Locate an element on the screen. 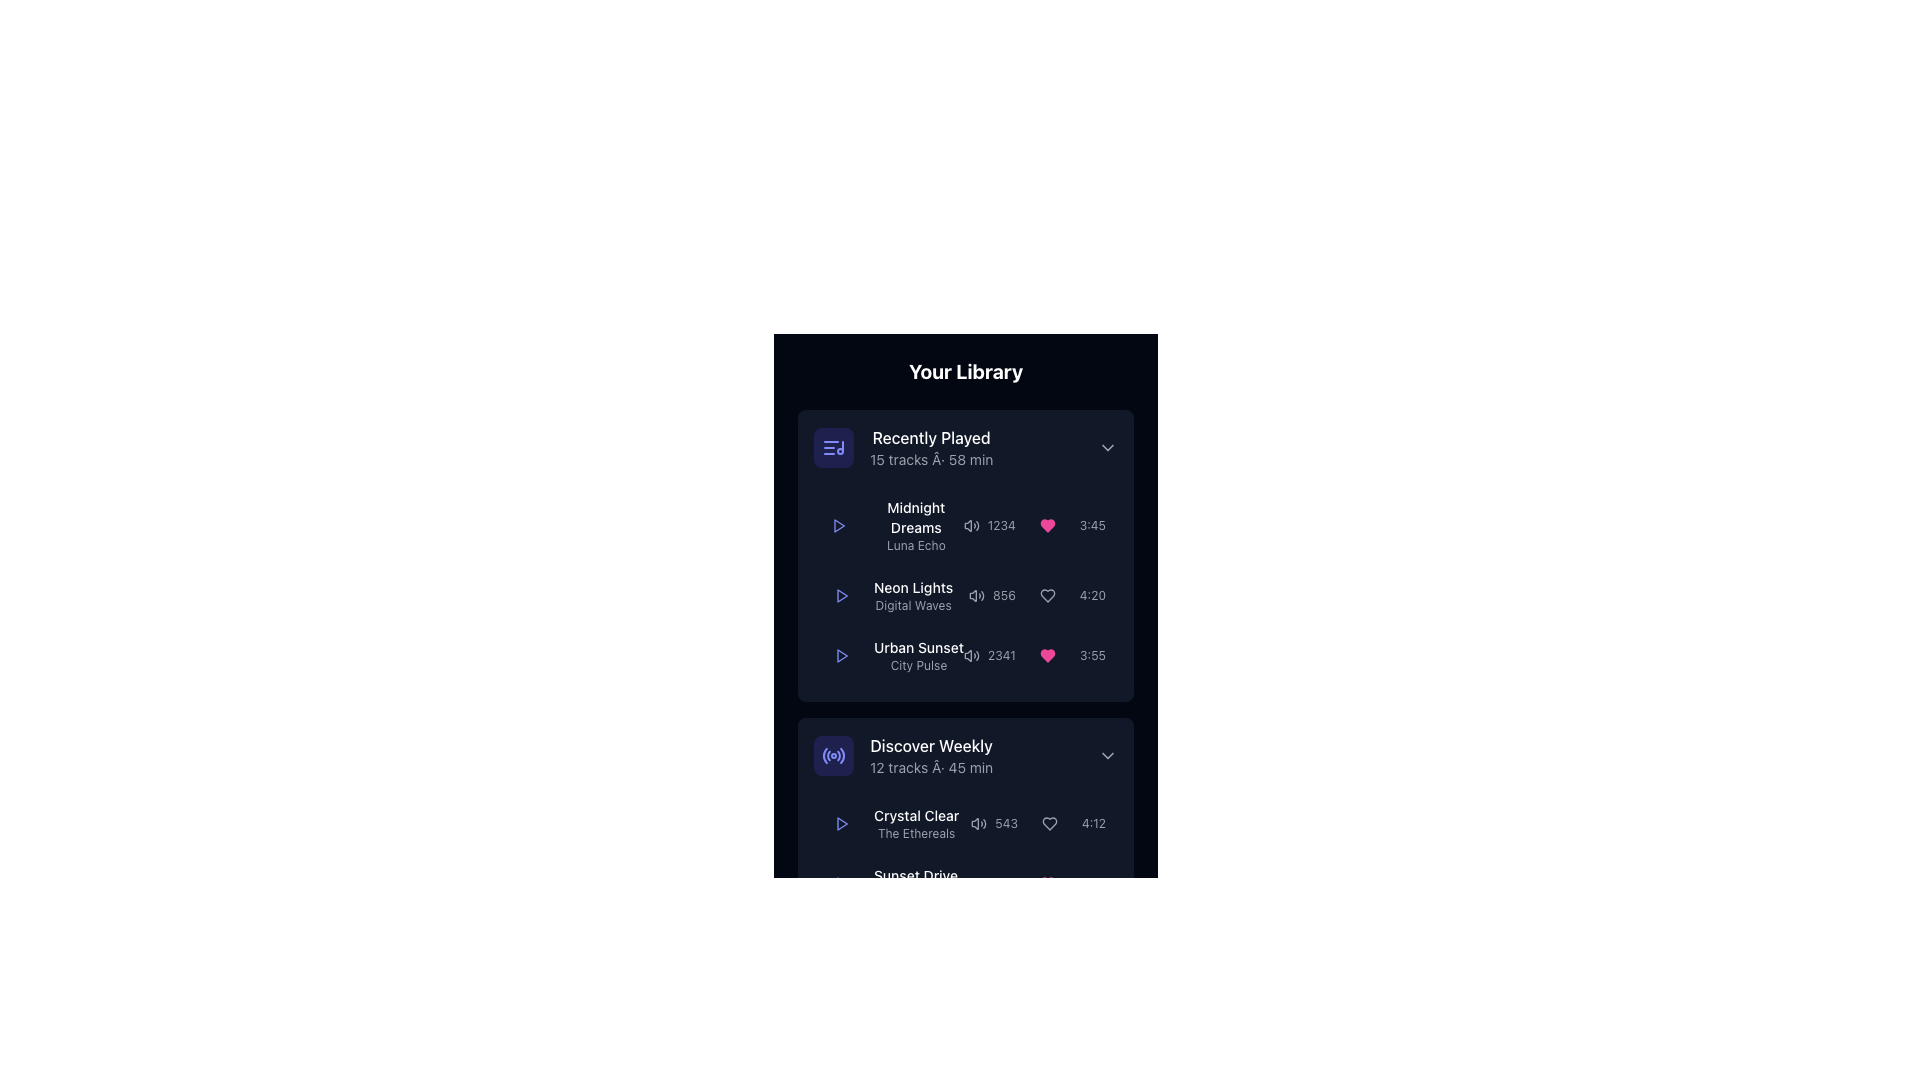 The width and height of the screenshot is (1920, 1080). the title text of the 'Recently Played' section, which indicates the collection of tracks recently played by the user is located at coordinates (930, 437).